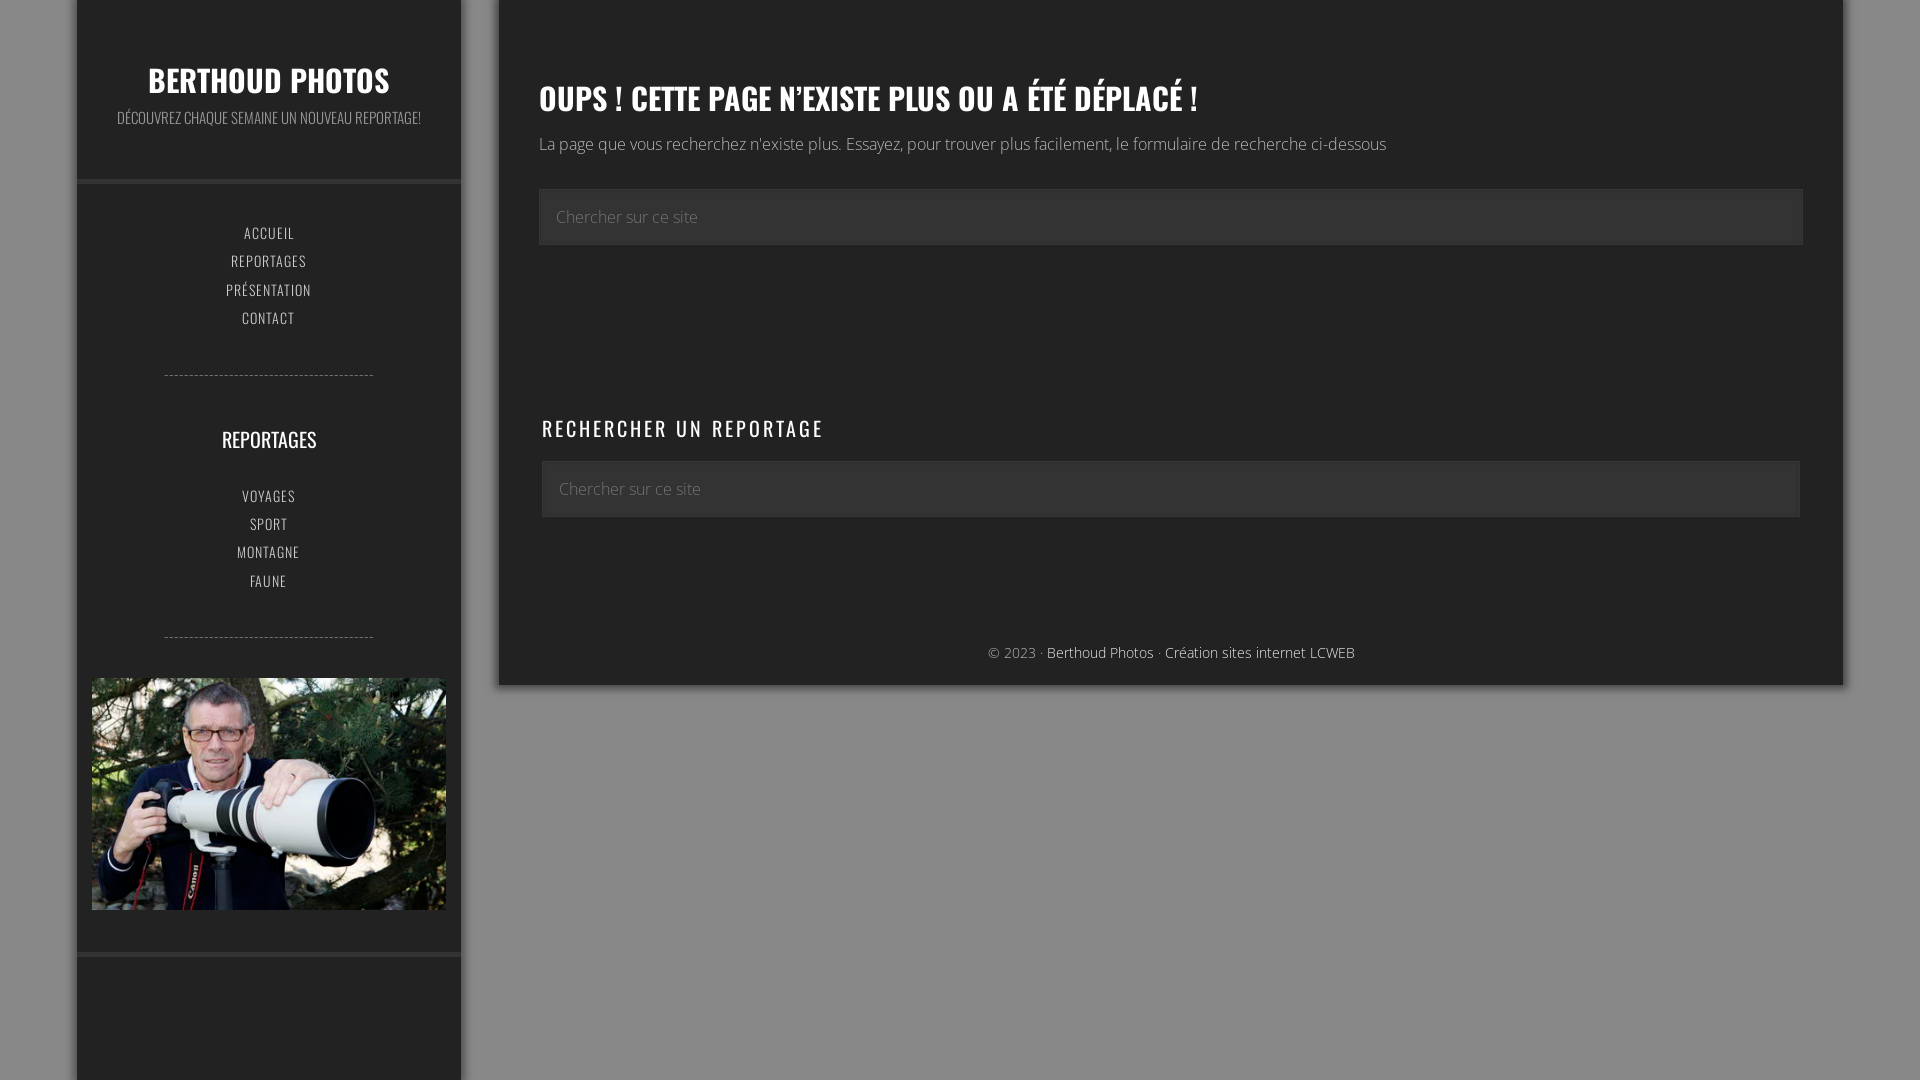 The height and width of the screenshot is (1080, 1920). I want to click on 'MONTAGNE', so click(267, 551).